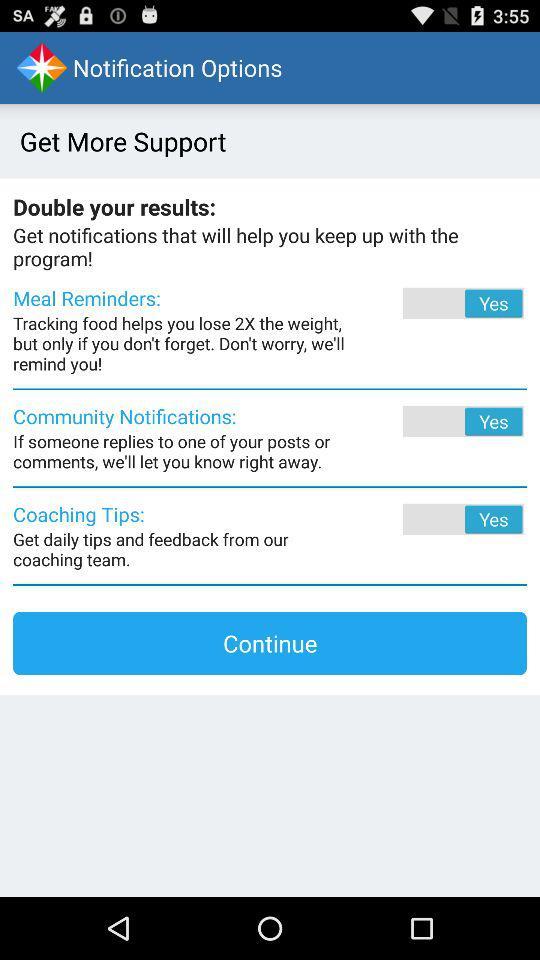  Describe the element at coordinates (435, 421) in the screenshot. I see `notifications` at that location.